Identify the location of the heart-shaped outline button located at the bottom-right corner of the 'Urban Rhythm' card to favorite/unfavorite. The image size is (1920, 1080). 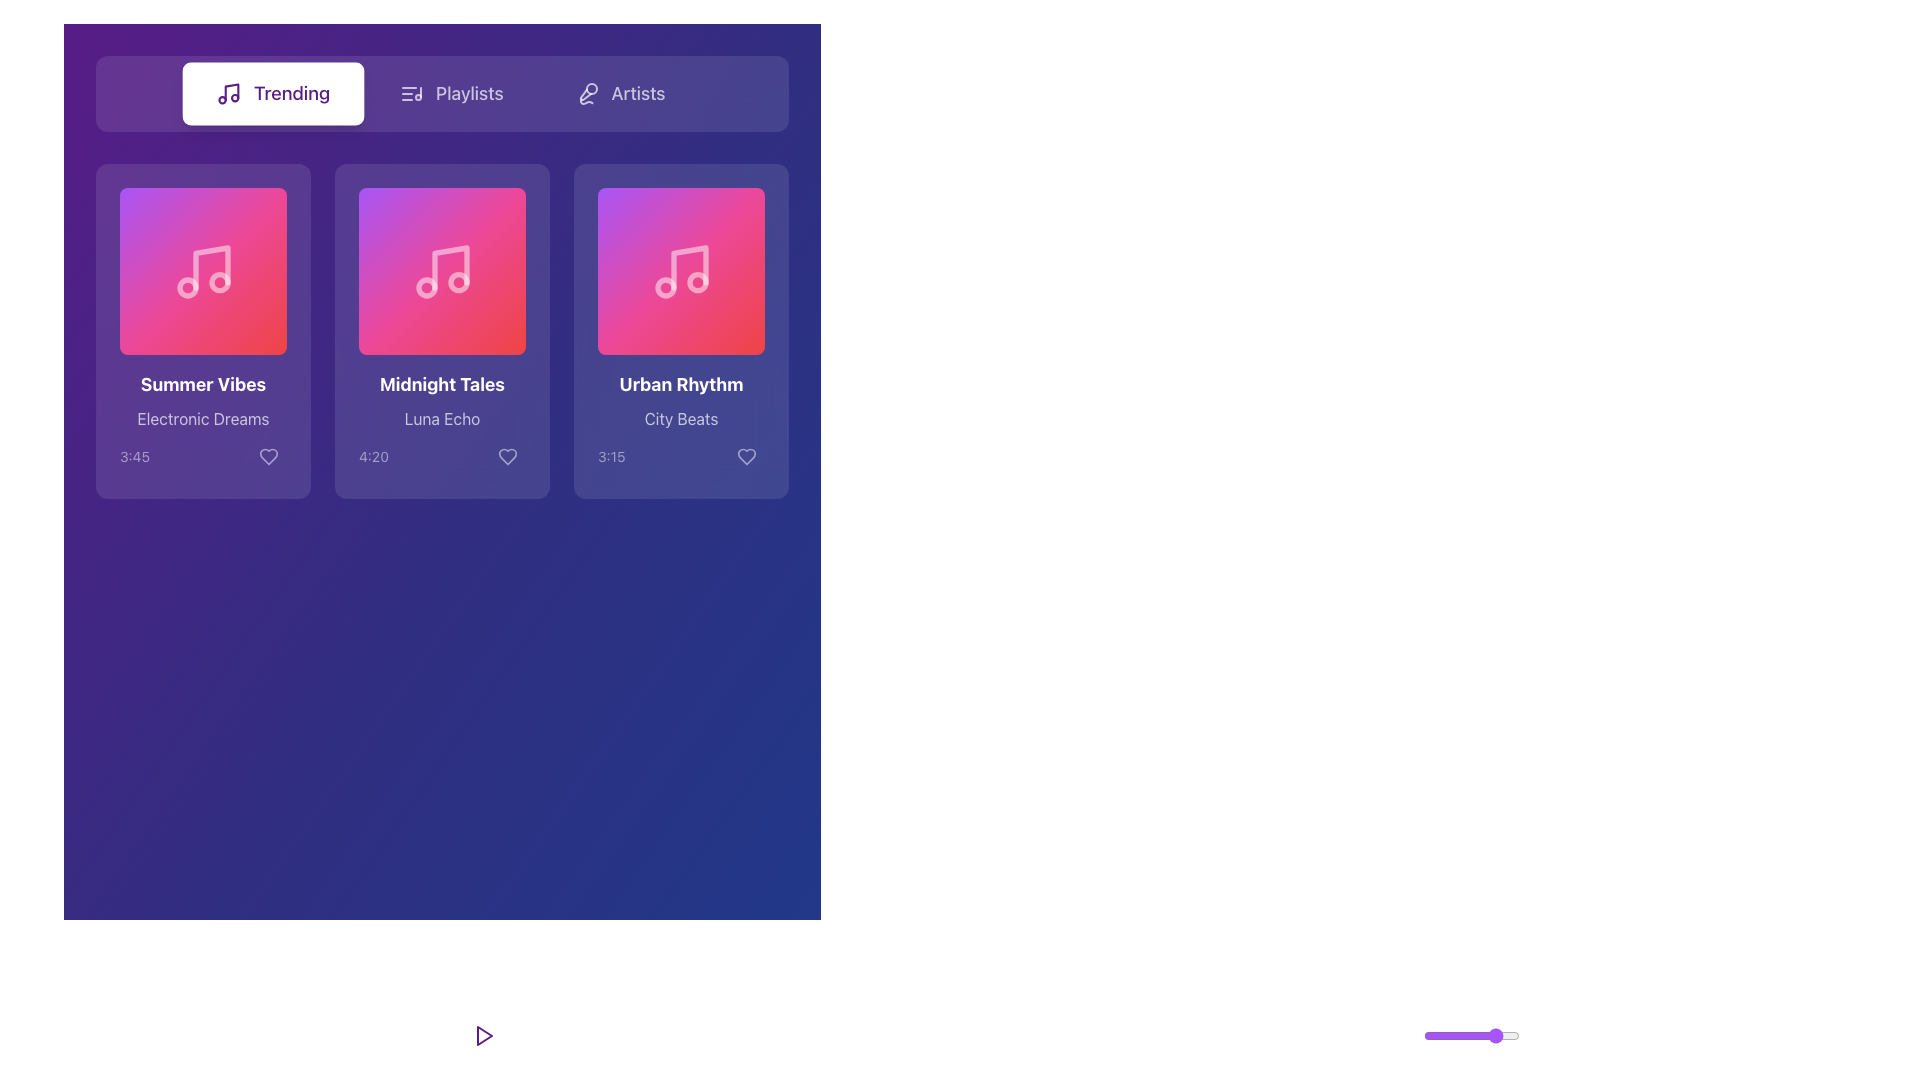
(746, 456).